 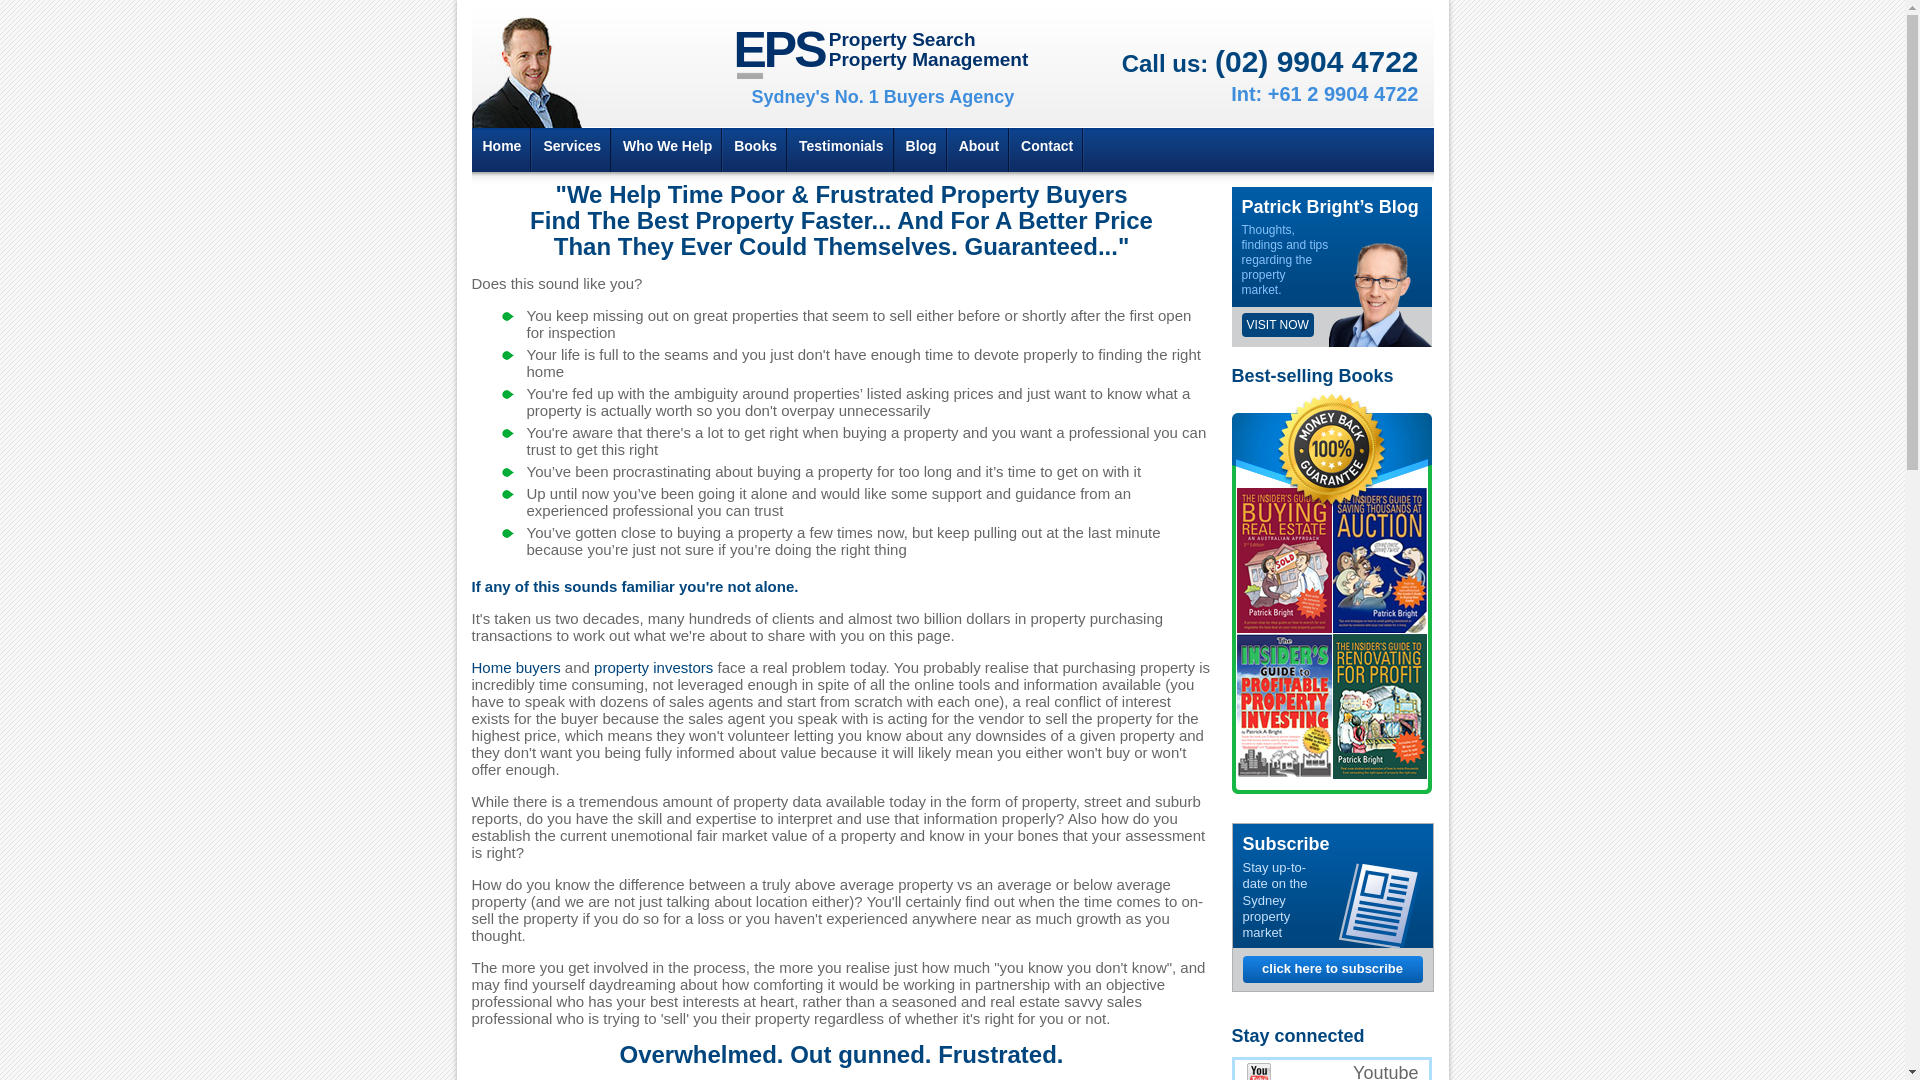 What do you see at coordinates (1276, 323) in the screenshot?
I see `'VISIT NOW'` at bounding box center [1276, 323].